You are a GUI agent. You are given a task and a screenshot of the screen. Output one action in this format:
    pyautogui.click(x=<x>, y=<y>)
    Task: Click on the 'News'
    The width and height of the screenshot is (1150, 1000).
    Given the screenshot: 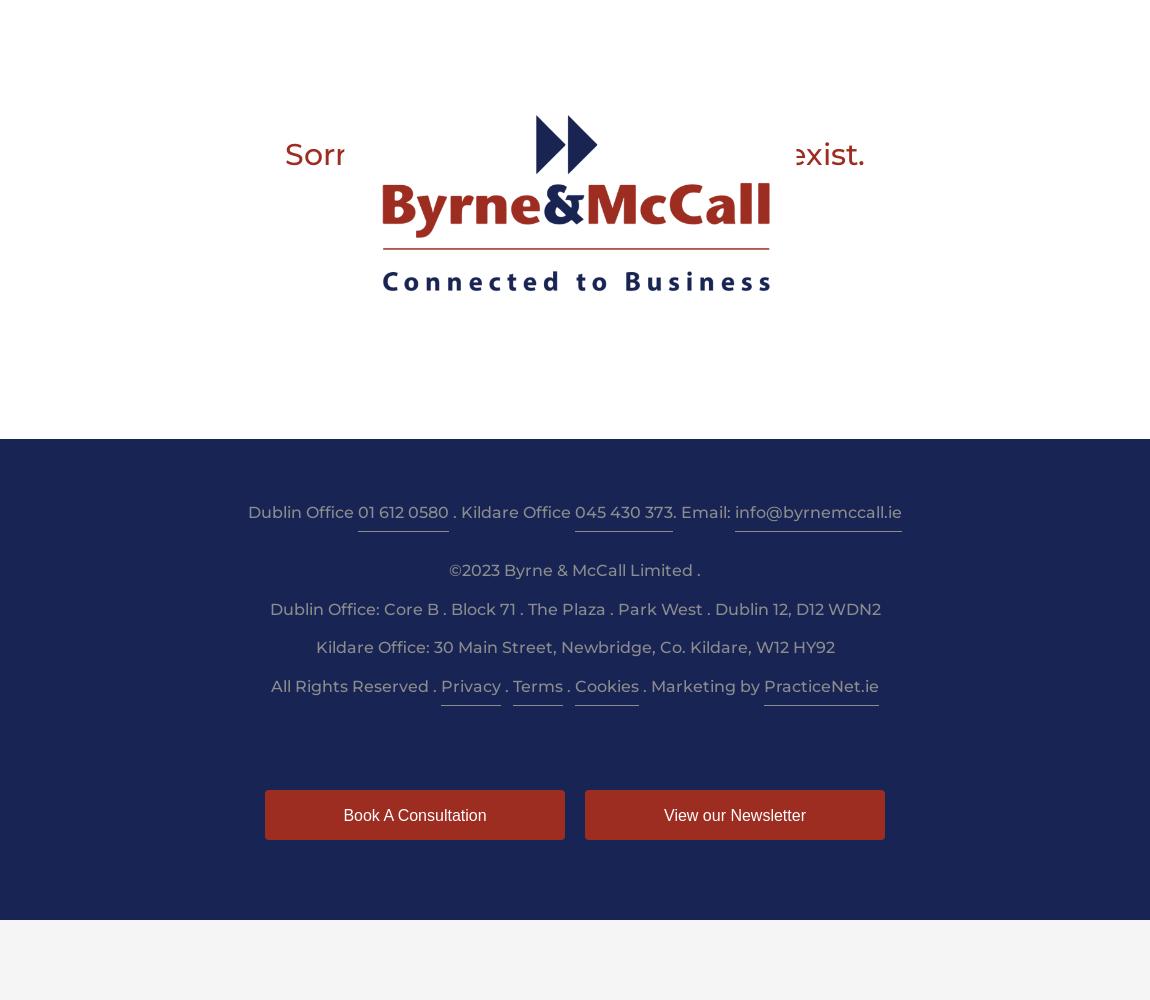 What is the action you would take?
    pyautogui.click(x=834, y=31)
    